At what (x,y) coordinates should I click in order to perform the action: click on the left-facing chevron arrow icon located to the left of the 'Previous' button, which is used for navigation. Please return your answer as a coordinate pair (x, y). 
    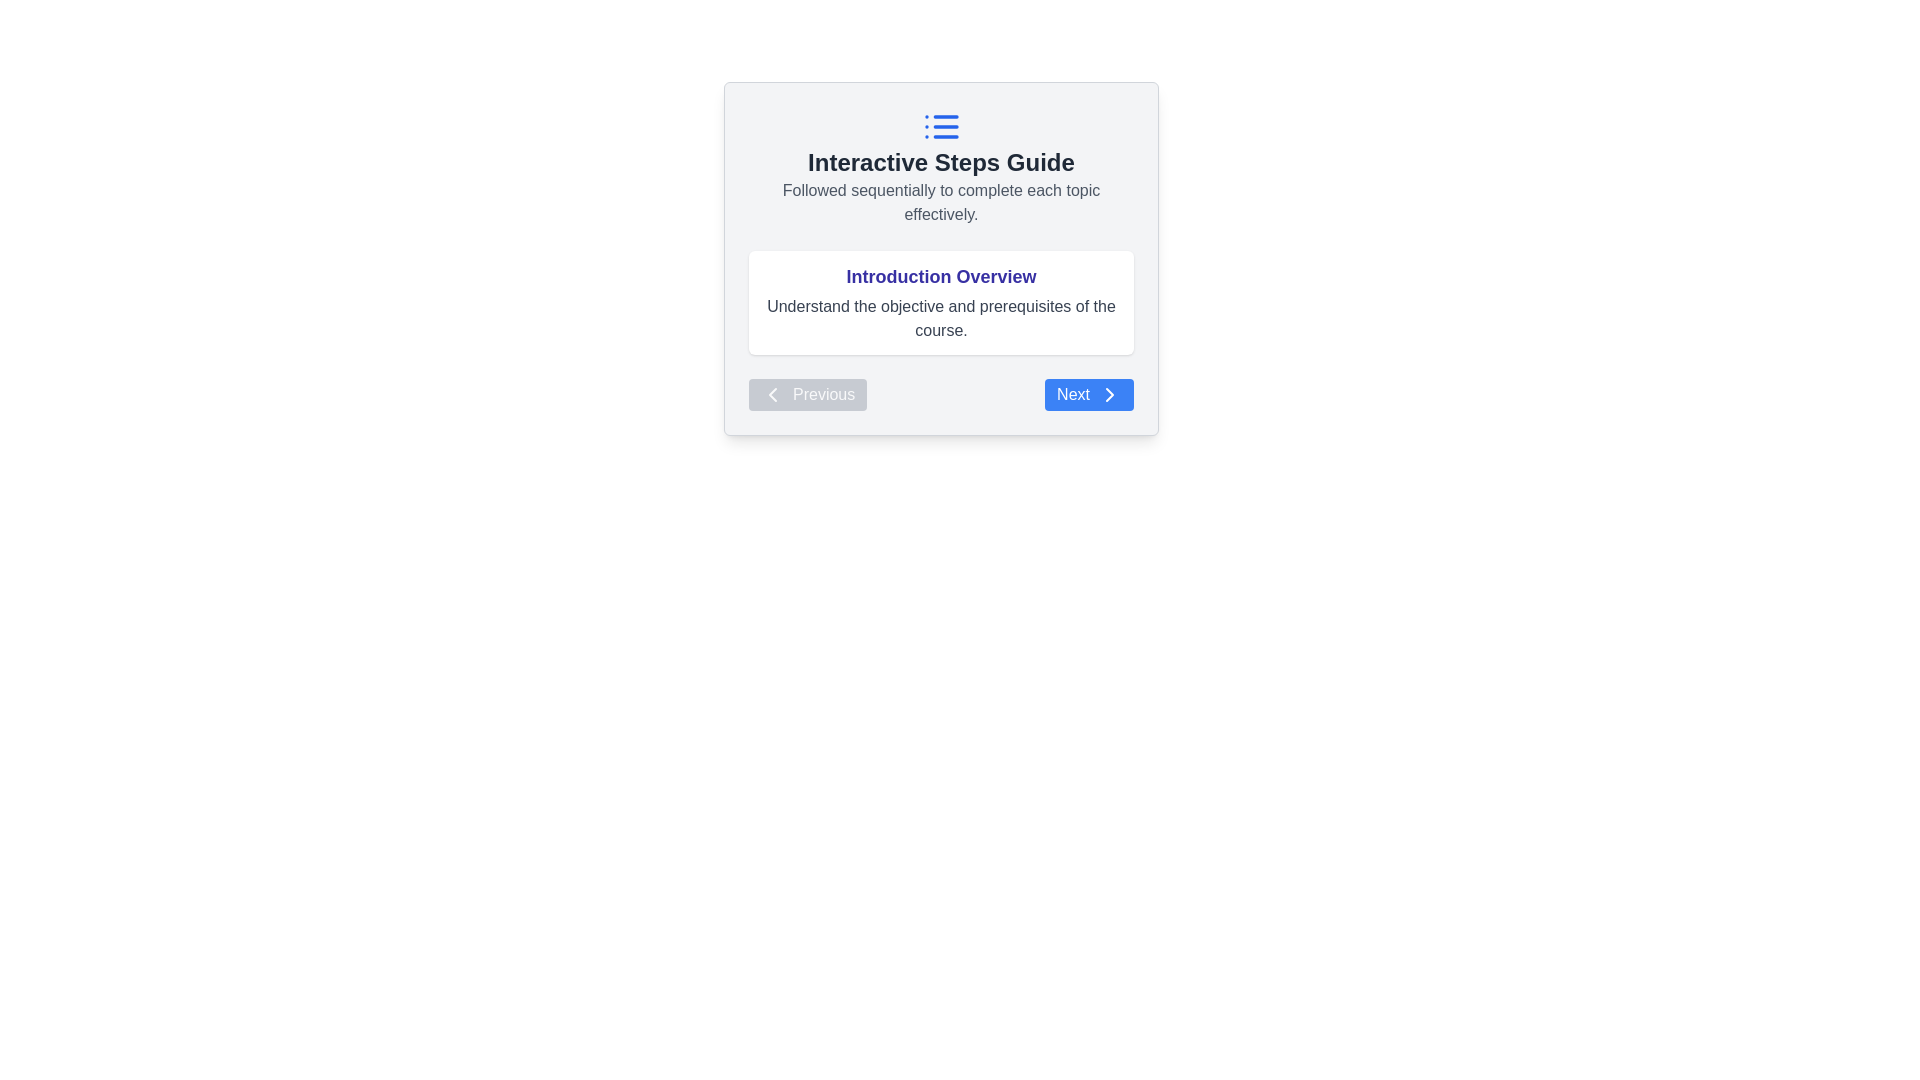
    Looking at the image, I should click on (771, 394).